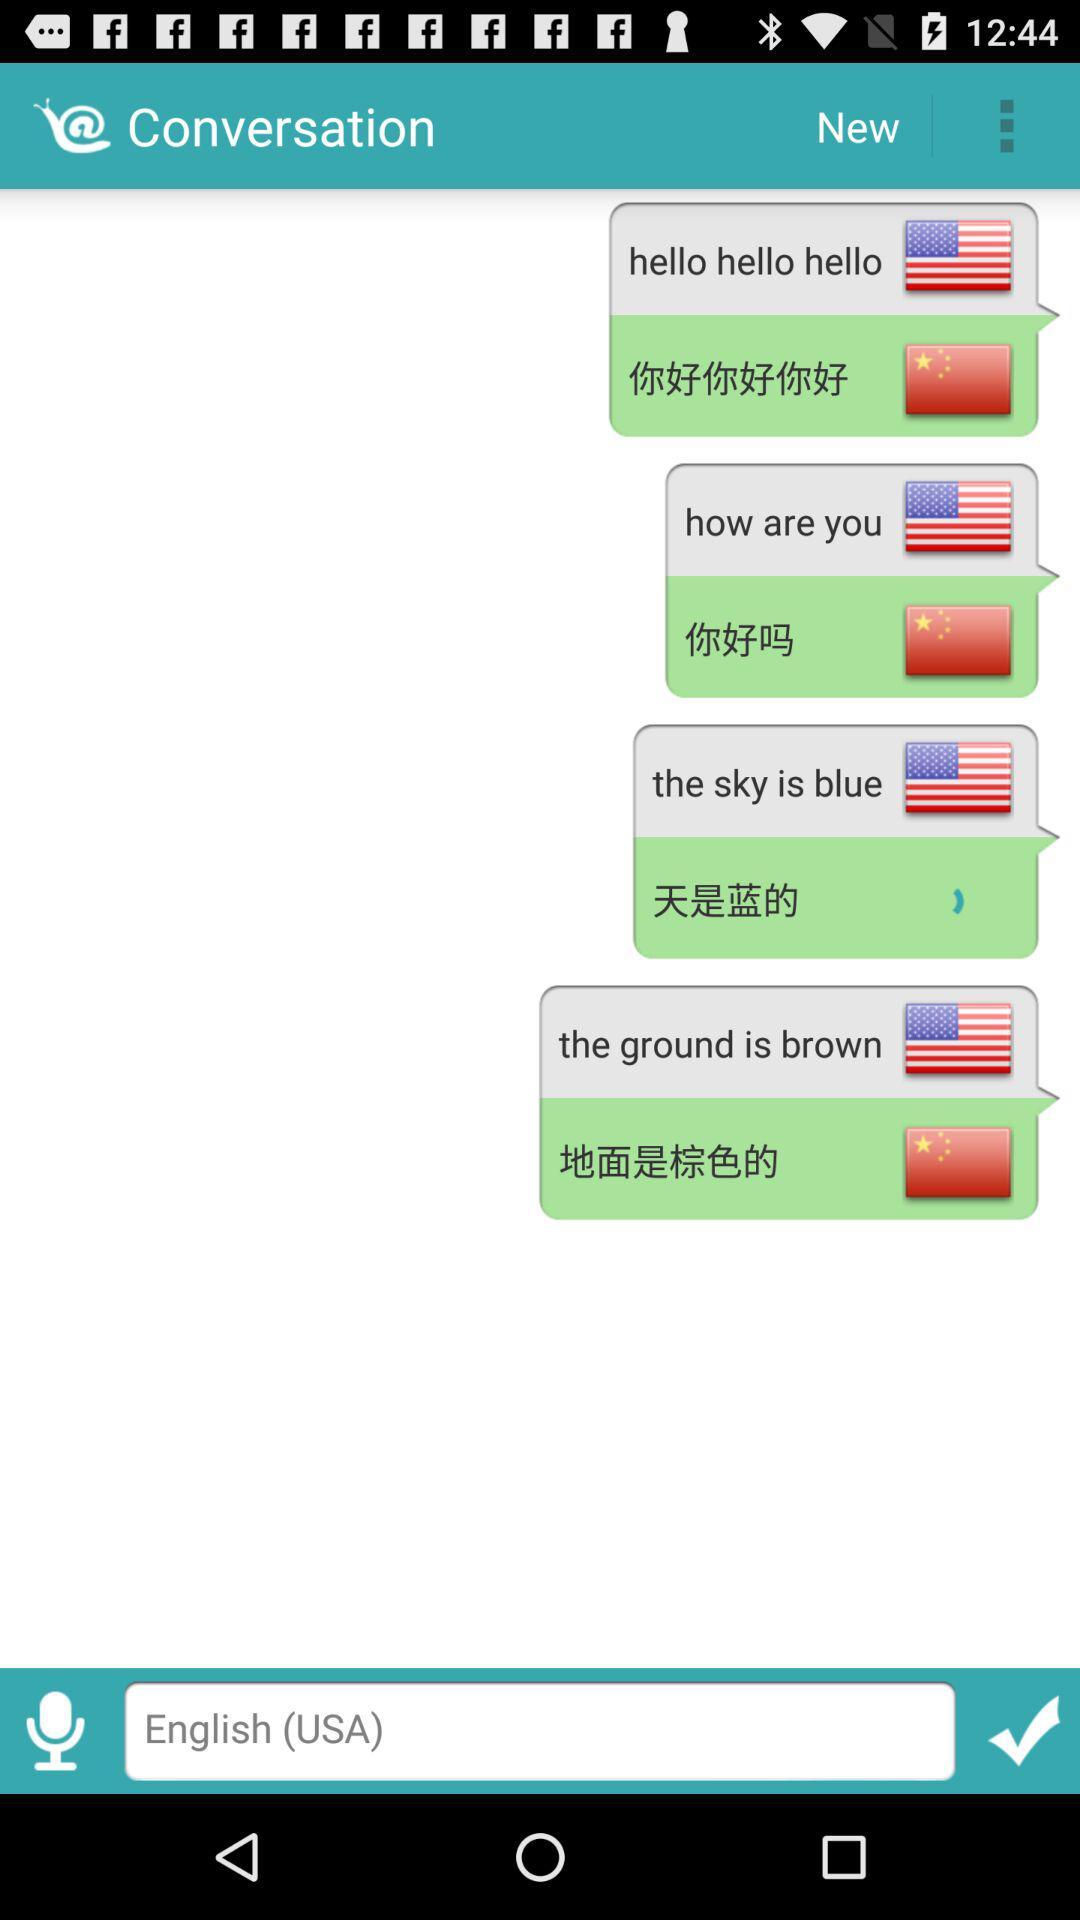 This screenshot has height=1920, width=1080. What do you see at coordinates (540, 1730) in the screenshot?
I see `search engie window` at bounding box center [540, 1730].